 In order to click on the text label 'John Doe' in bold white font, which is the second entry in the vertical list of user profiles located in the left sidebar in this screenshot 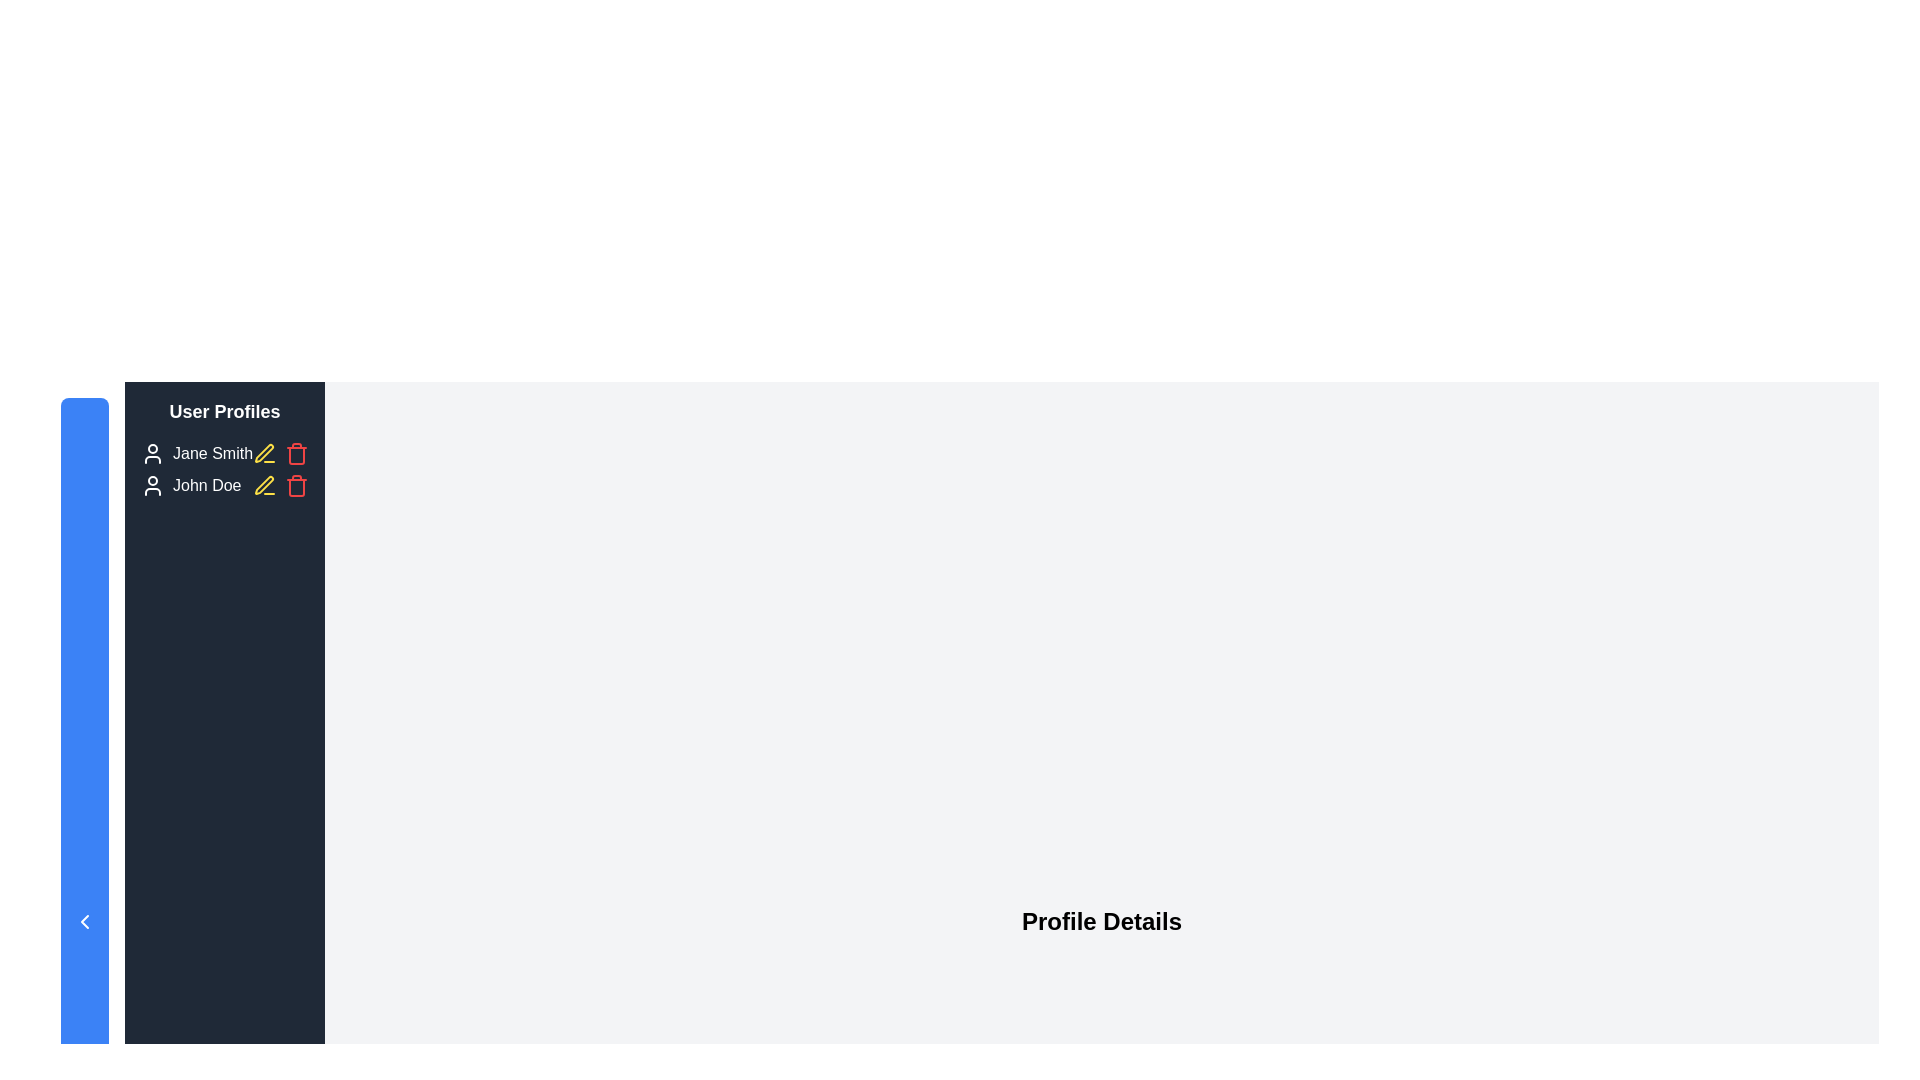, I will do `click(207, 486)`.